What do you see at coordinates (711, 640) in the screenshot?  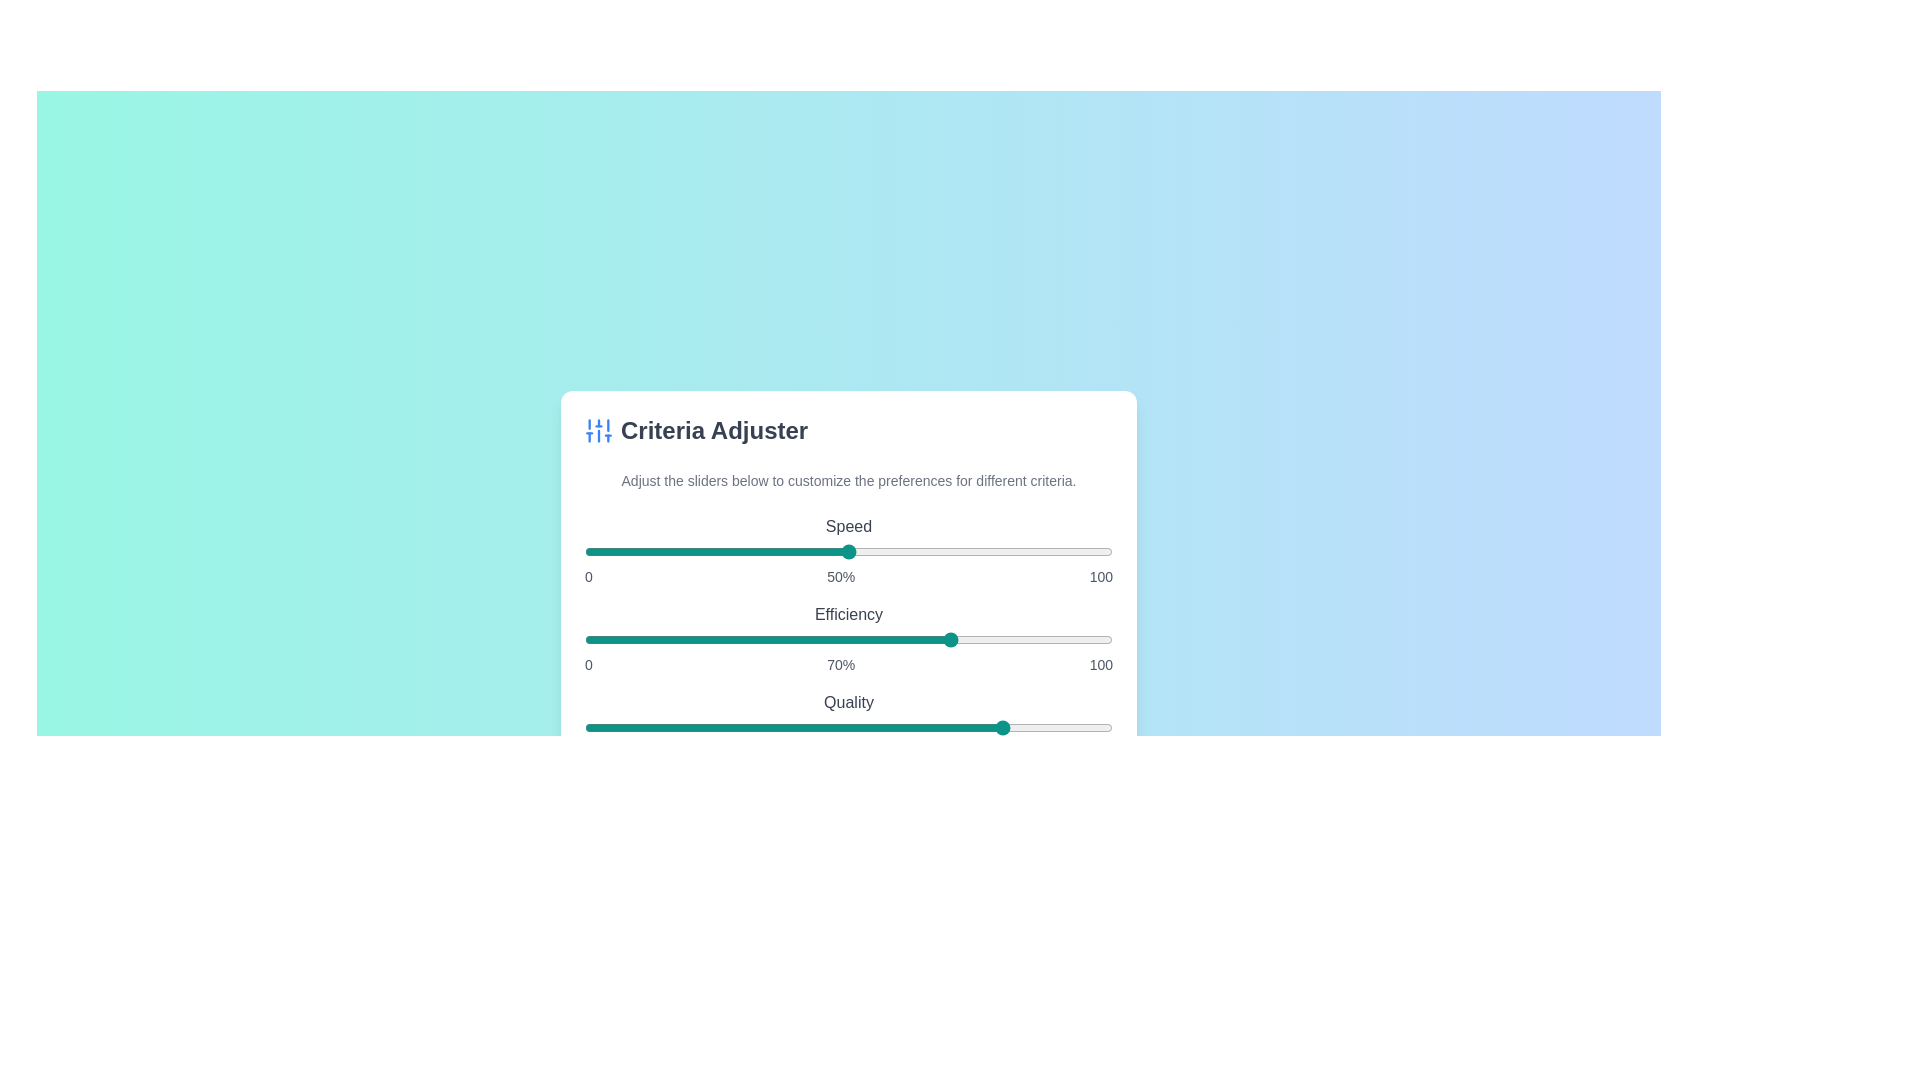 I see `the Efficiency slider to 24%` at bounding box center [711, 640].